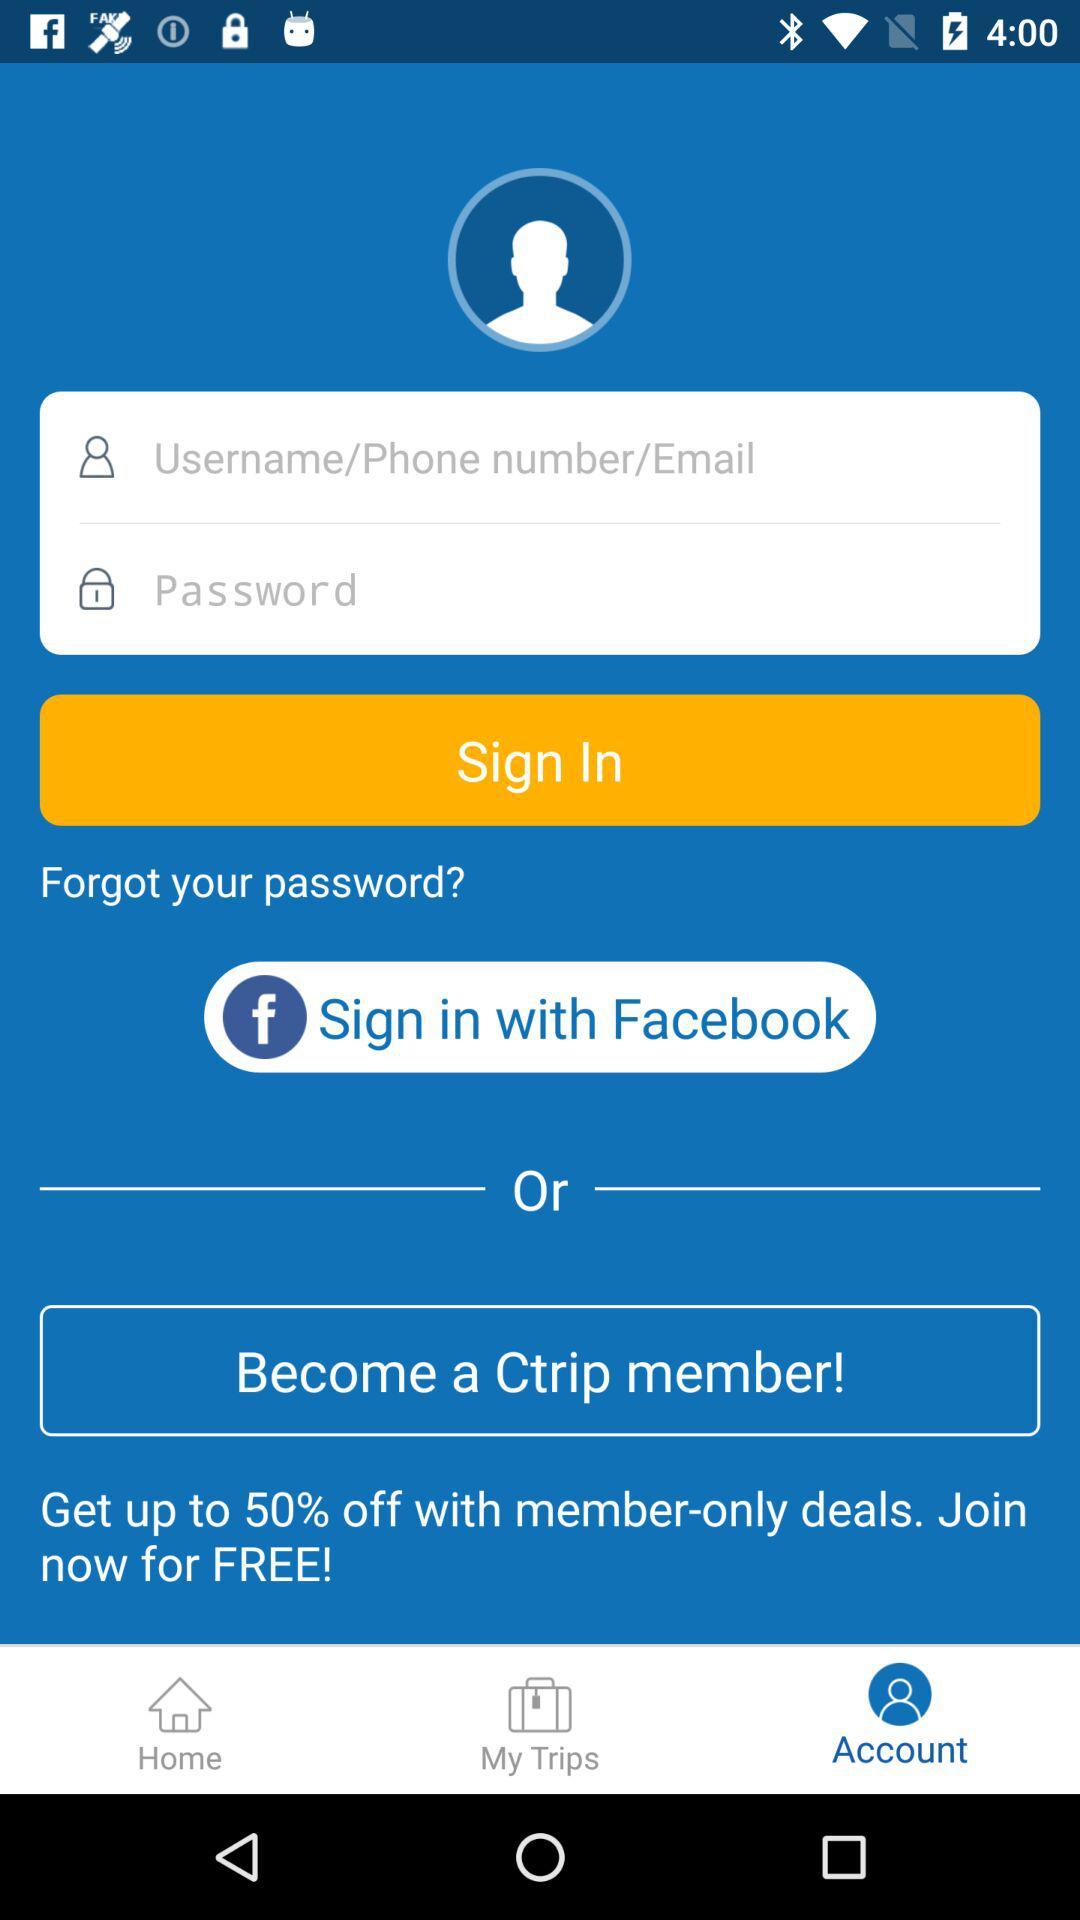  Describe the element at coordinates (251, 880) in the screenshot. I see `the forgot your password?` at that location.